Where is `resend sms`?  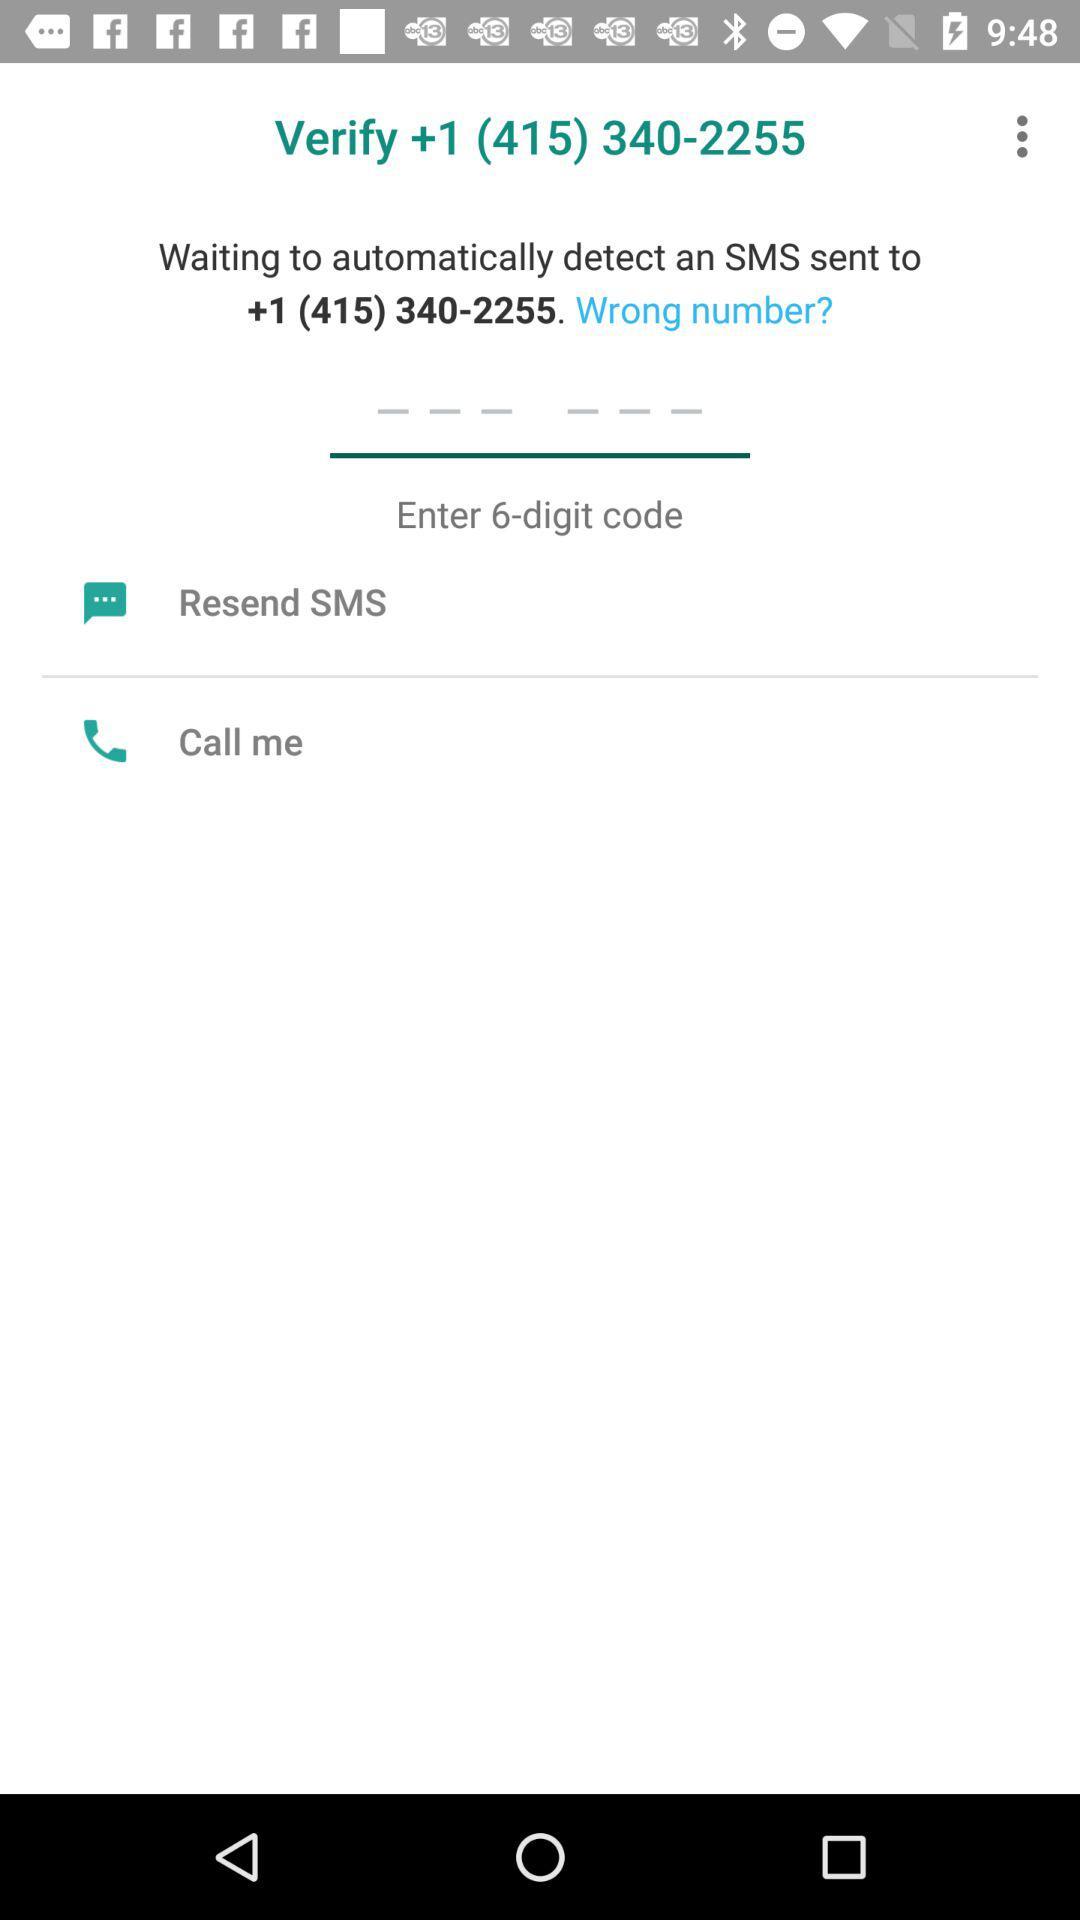
resend sms is located at coordinates (229, 600).